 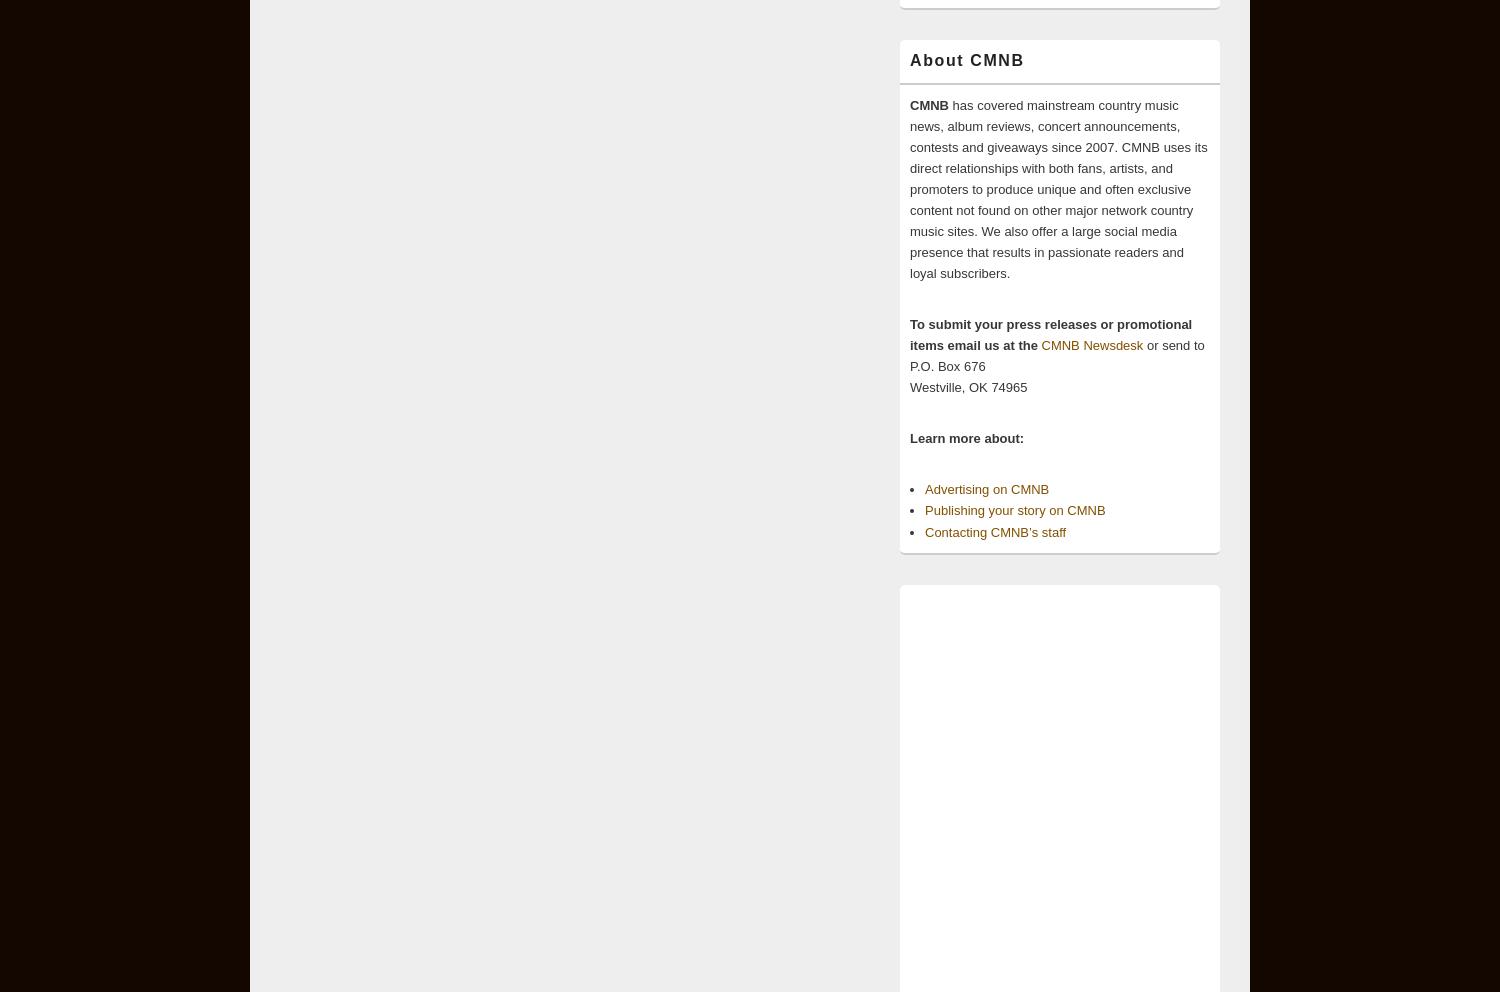 What do you see at coordinates (966, 437) in the screenshot?
I see `'Learn more about:'` at bounding box center [966, 437].